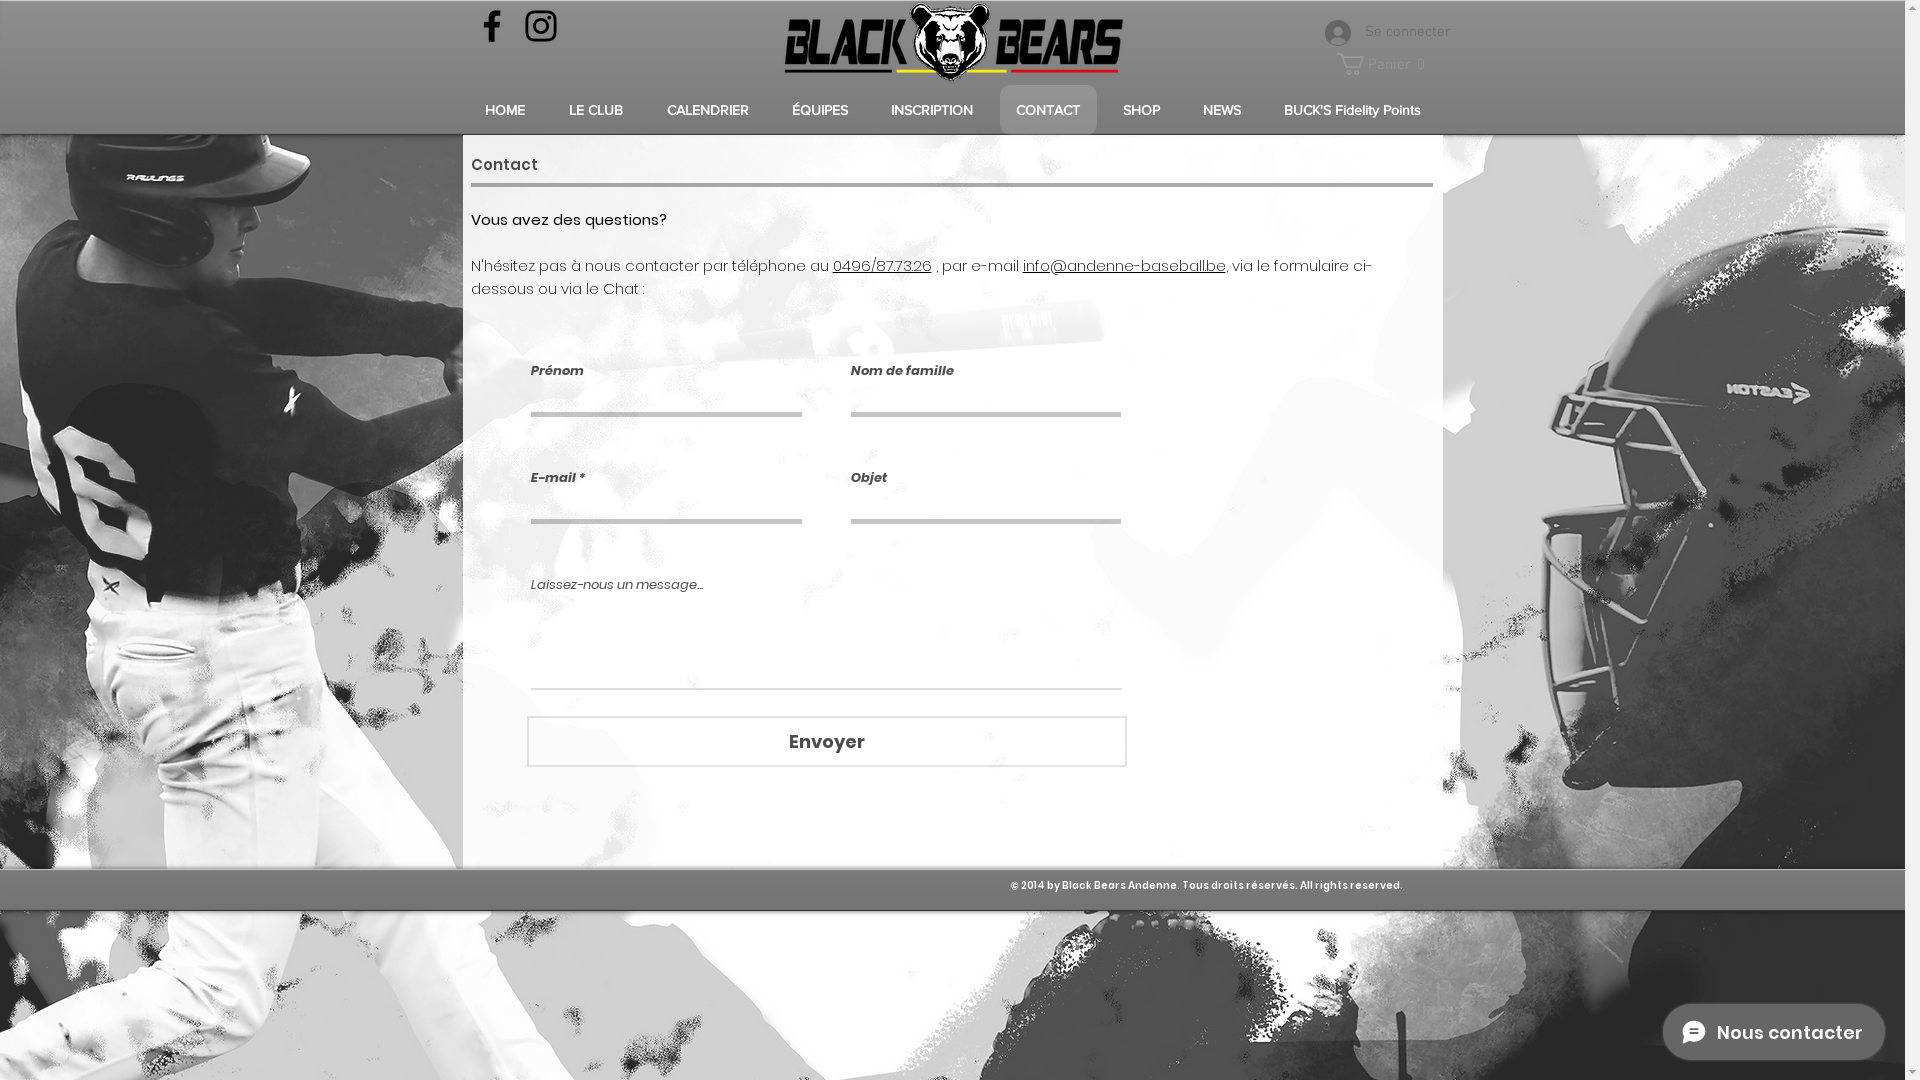  Describe the element at coordinates (873, 110) in the screenshot. I see `'INSCRIPTION'` at that location.